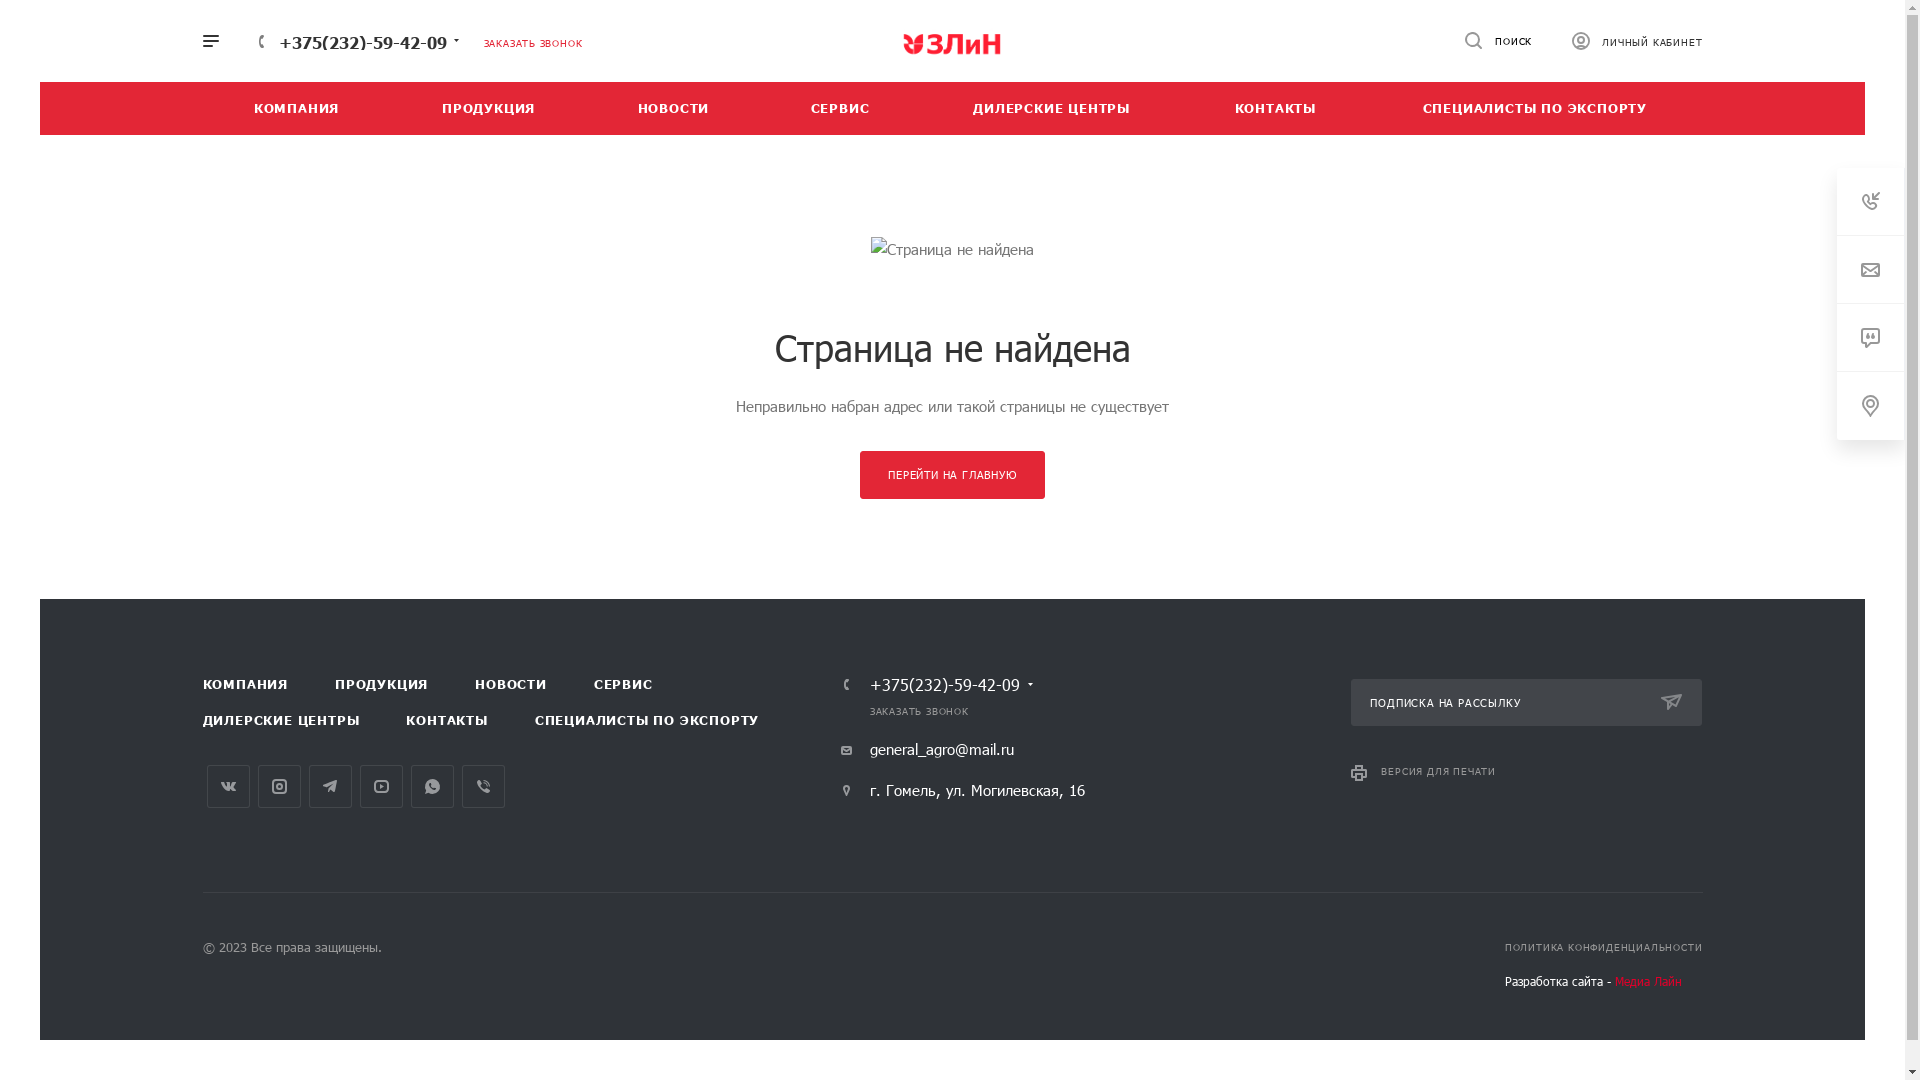 The image size is (1920, 1080). What do you see at coordinates (381, 785) in the screenshot?
I see `'YouTube'` at bounding box center [381, 785].